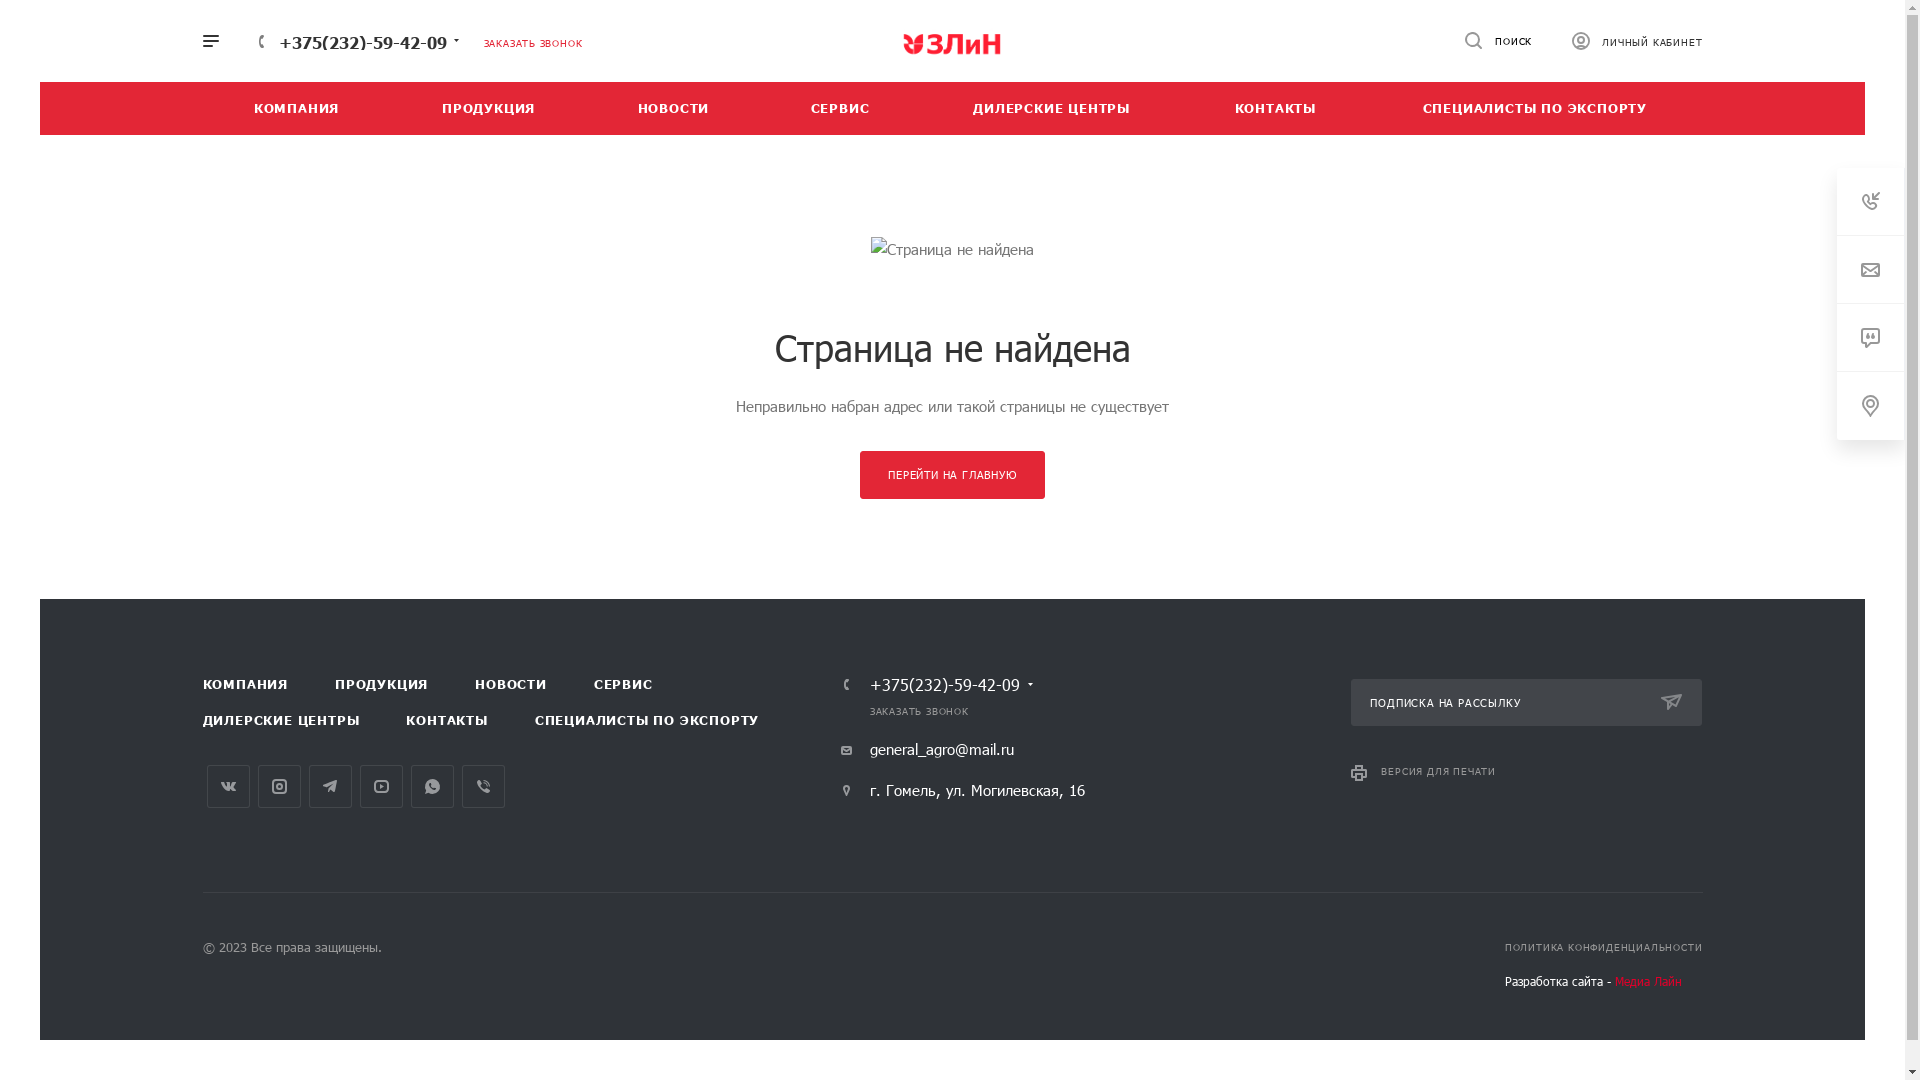 The image size is (1920, 1080). What do you see at coordinates (381, 785) in the screenshot?
I see `'YouTube'` at bounding box center [381, 785].